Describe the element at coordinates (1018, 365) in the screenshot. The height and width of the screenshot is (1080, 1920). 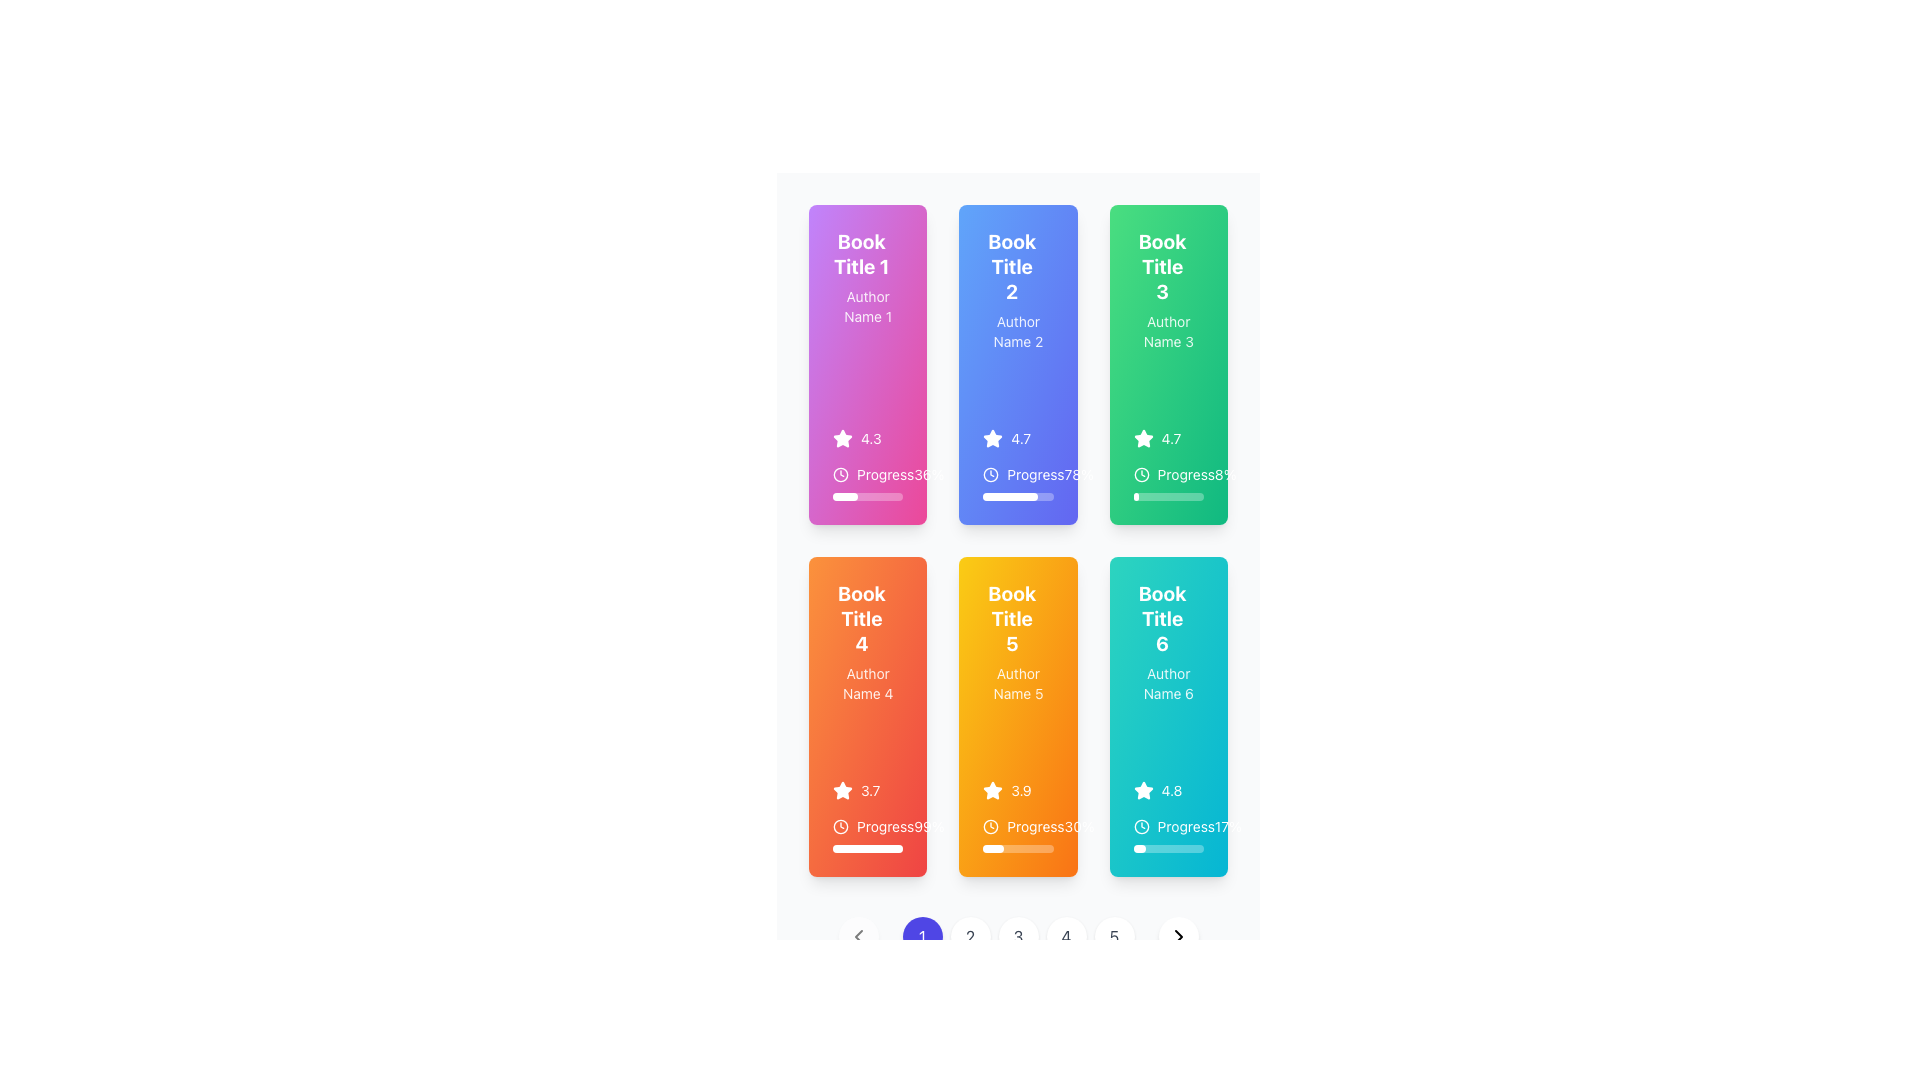
I see `the Information card representing a single book entity, which is the second card` at that location.